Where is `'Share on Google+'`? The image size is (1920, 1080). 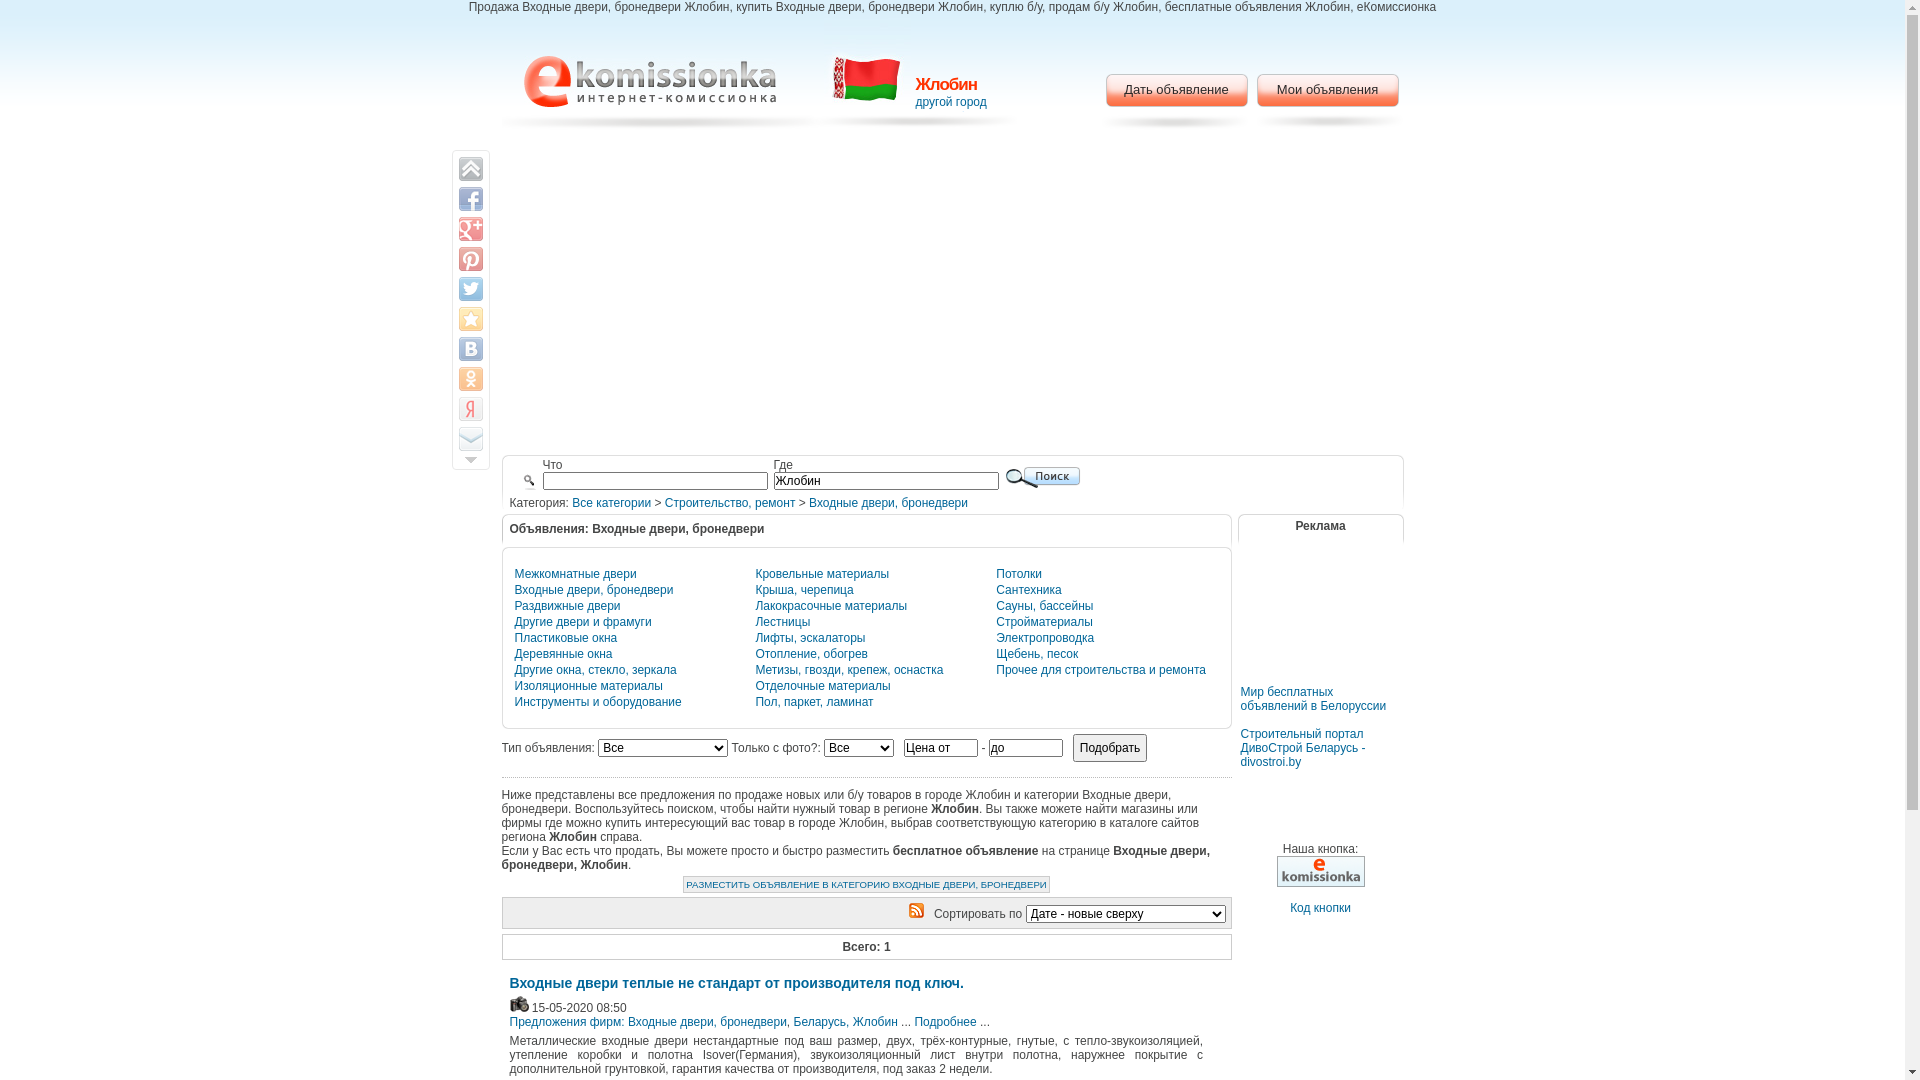 'Share on Google+' is located at coordinates (469, 227).